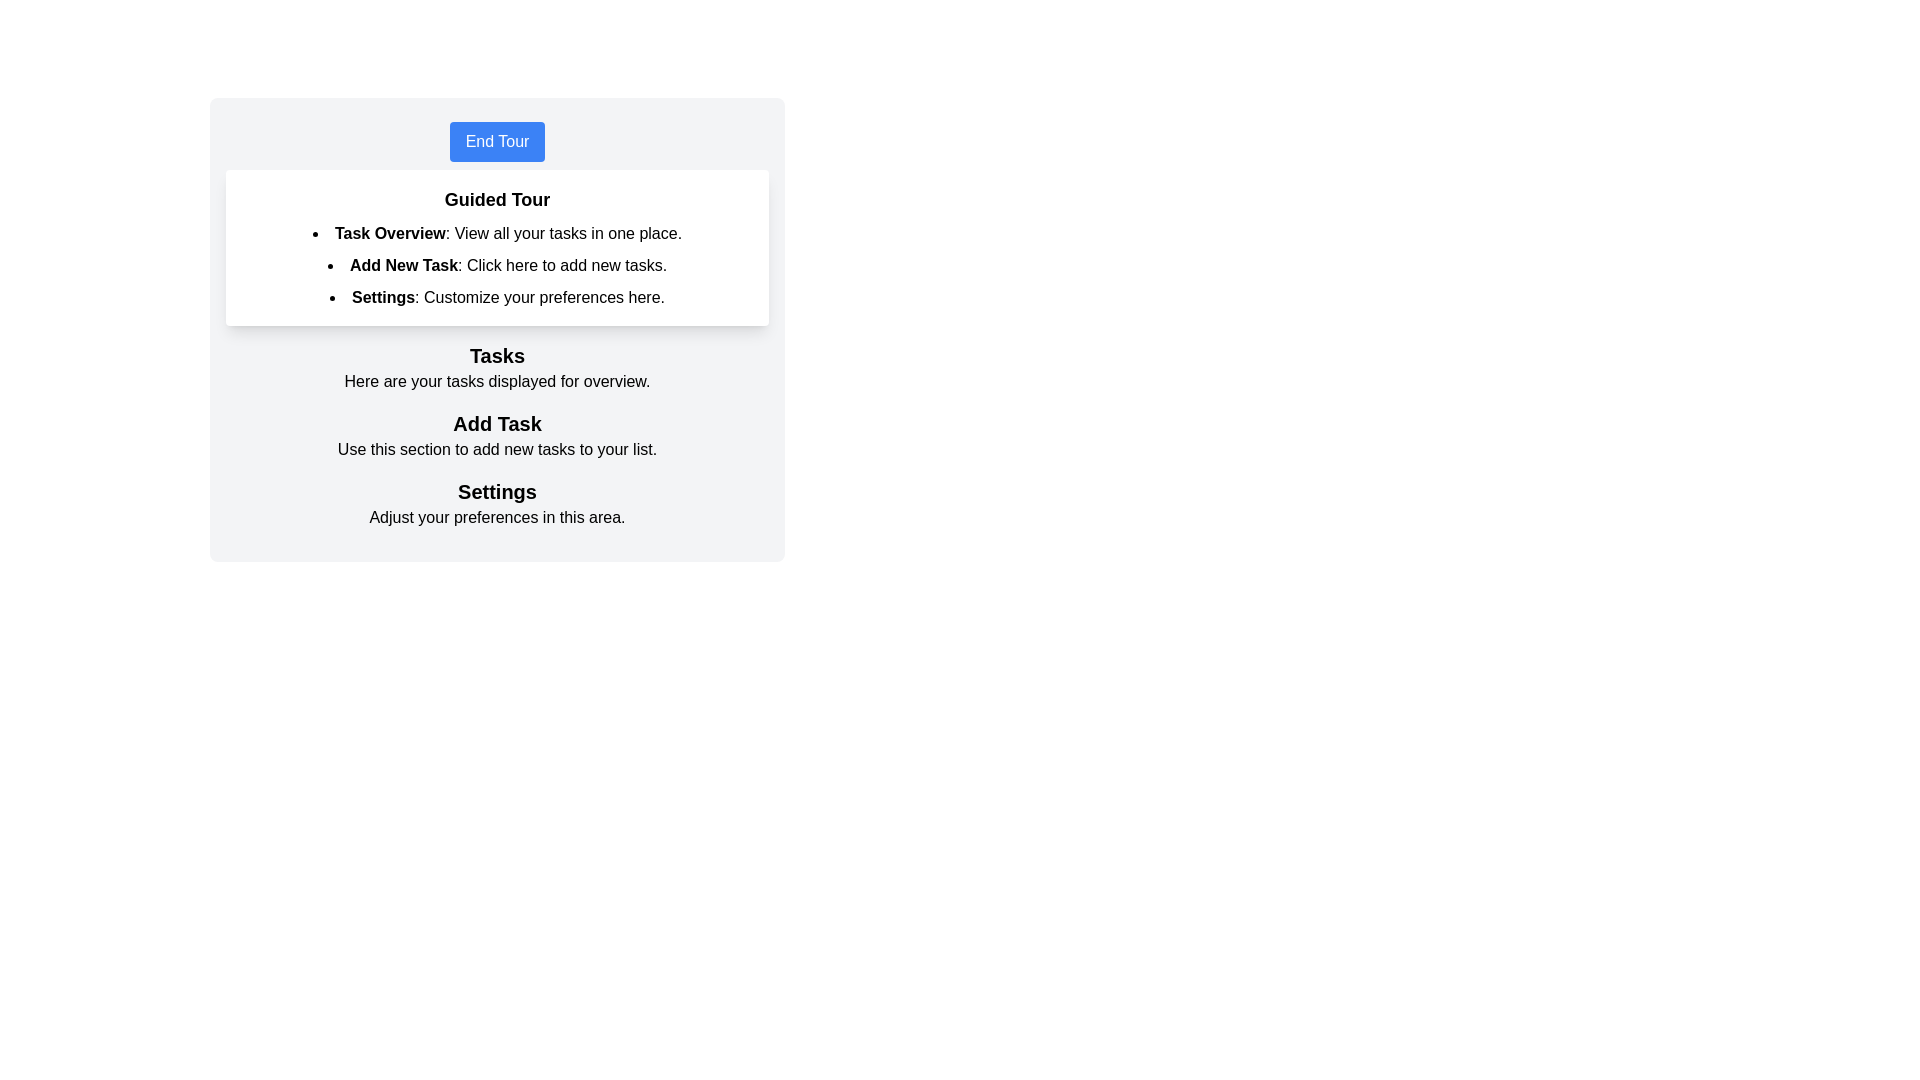  I want to click on the first bullet point heading under the 'Guided Tour' header, which introduces the concept of viewing all tasks in one place, so click(390, 232).